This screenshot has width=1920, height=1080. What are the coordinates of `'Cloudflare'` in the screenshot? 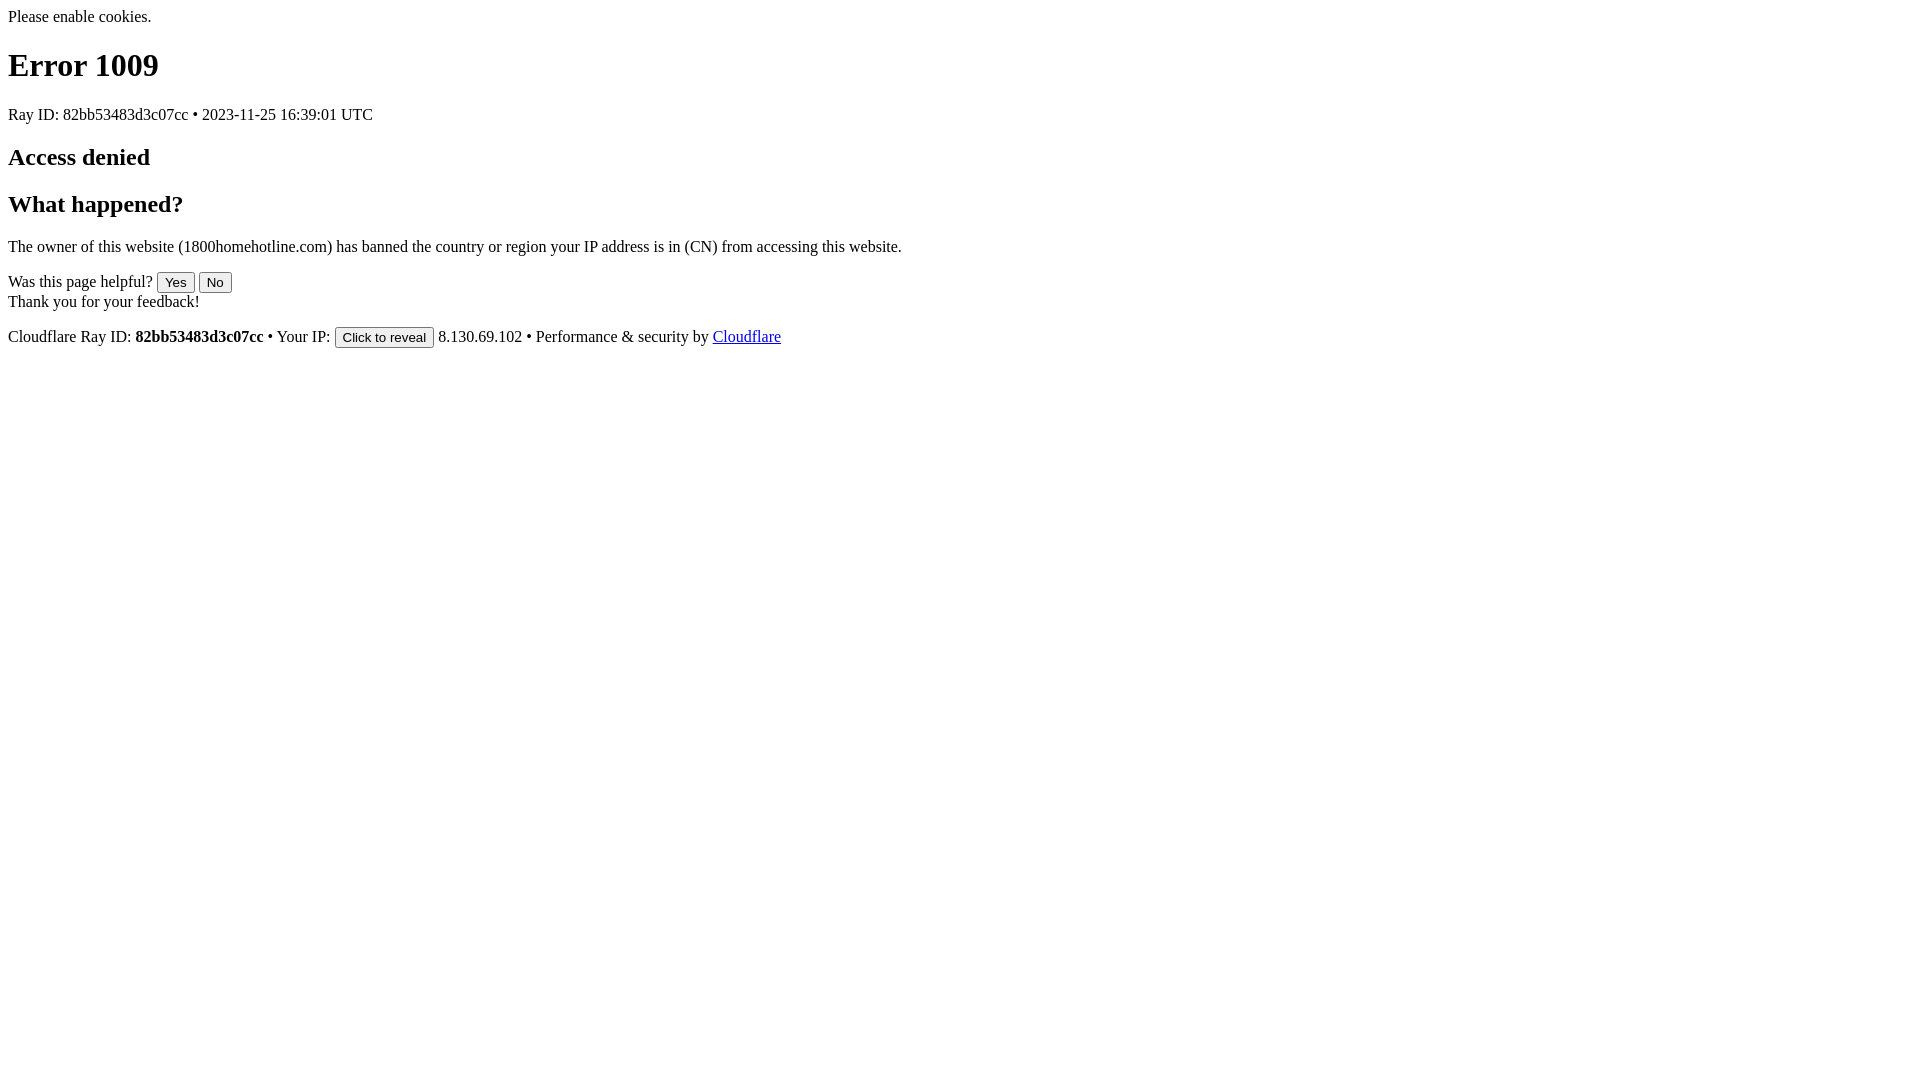 It's located at (746, 335).